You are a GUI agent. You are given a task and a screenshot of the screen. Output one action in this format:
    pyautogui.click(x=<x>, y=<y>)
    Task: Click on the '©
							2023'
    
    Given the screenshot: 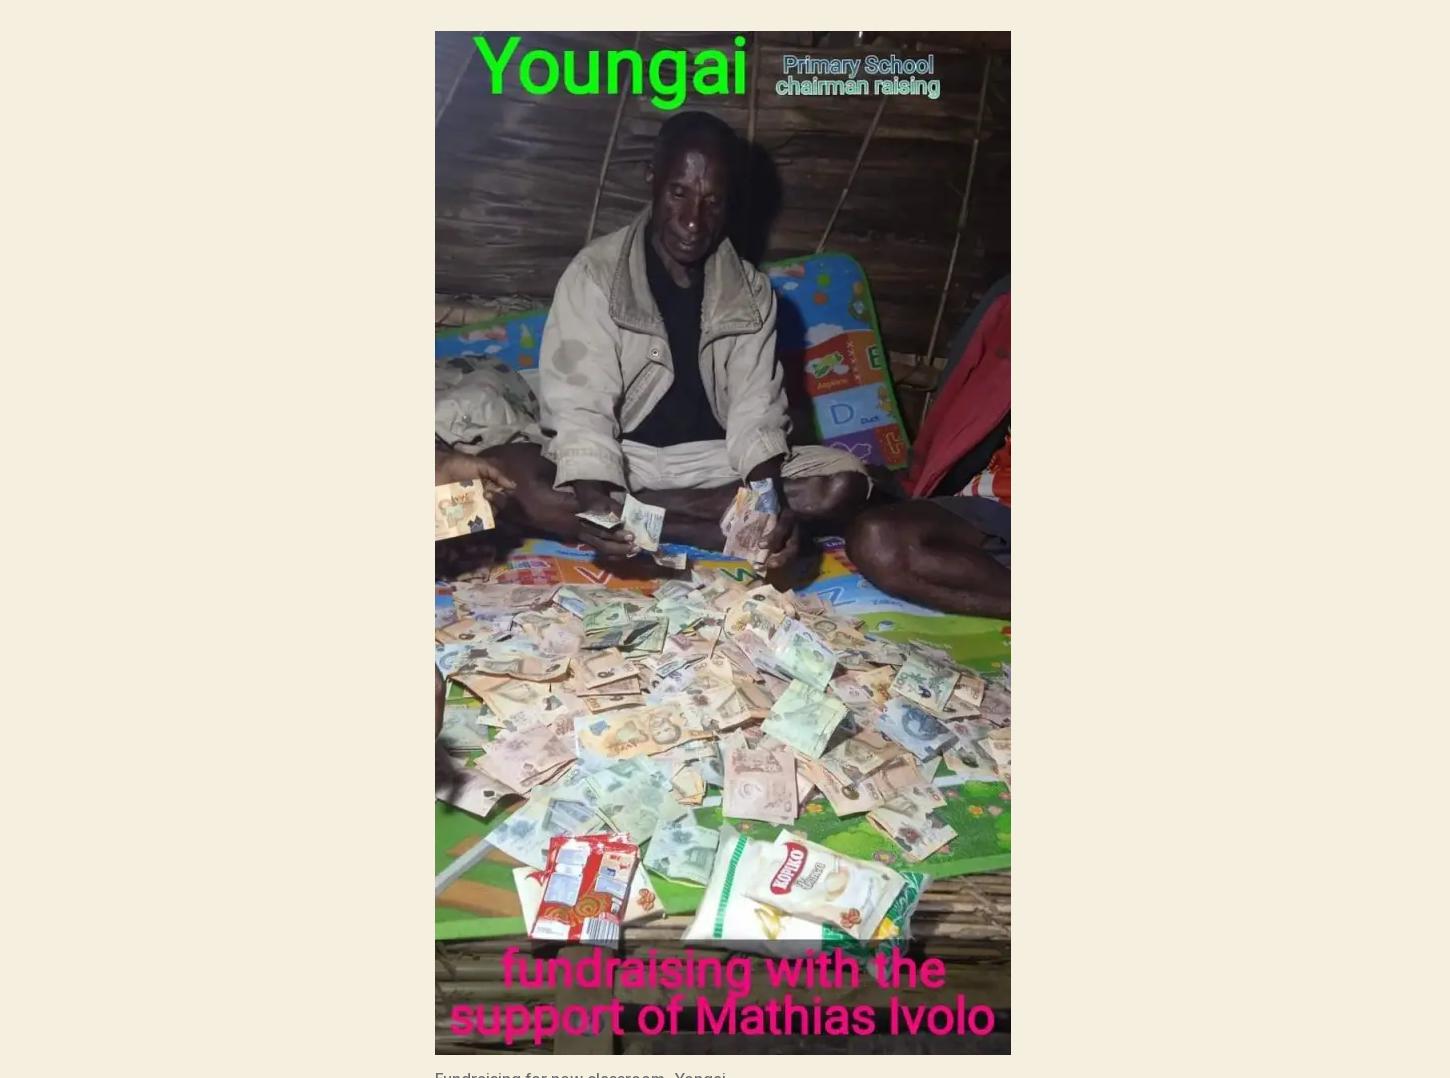 What is the action you would take?
    pyautogui.click(x=158, y=944)
    